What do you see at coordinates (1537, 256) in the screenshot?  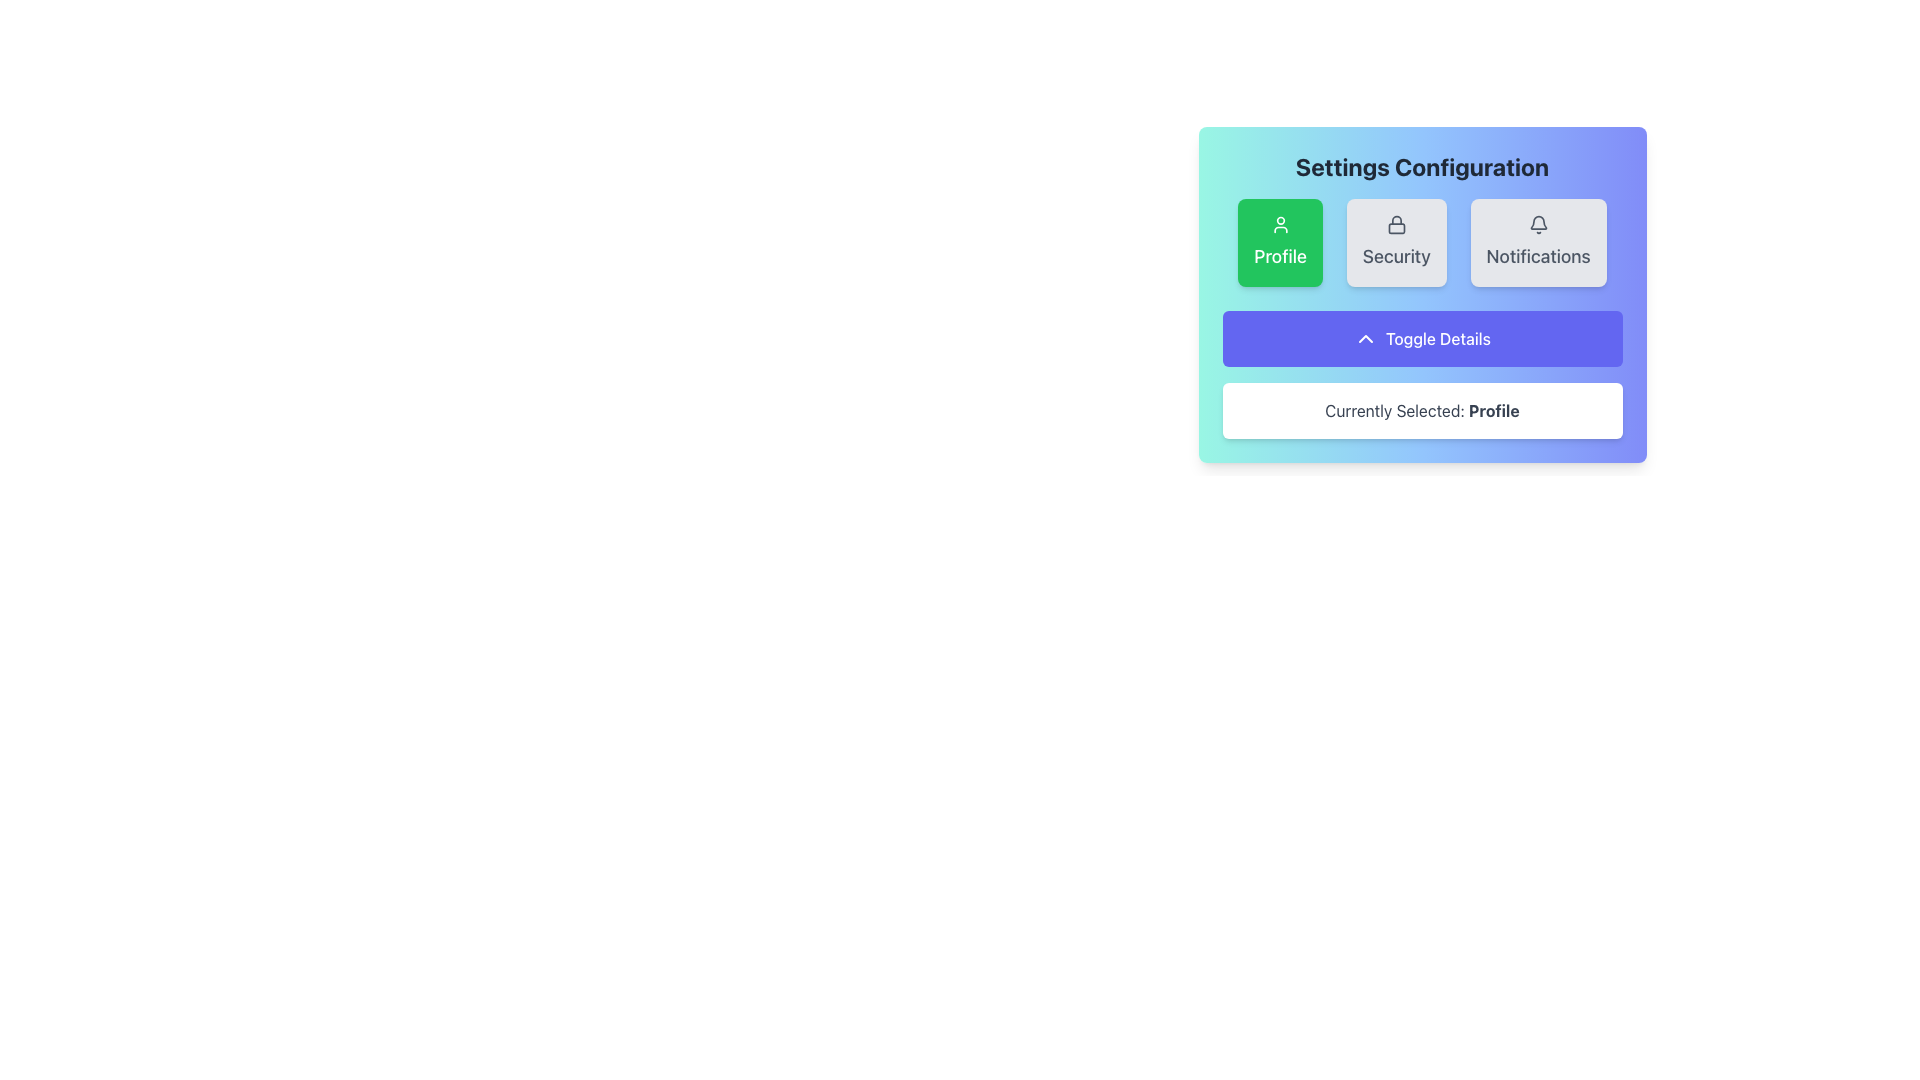 I see `the 'Notifications' text label, which is styled in a sans-serif font, medium weight, and neutral grey color, located beneath a bell icon within a button-like area` at bounding box center [1537, 256].